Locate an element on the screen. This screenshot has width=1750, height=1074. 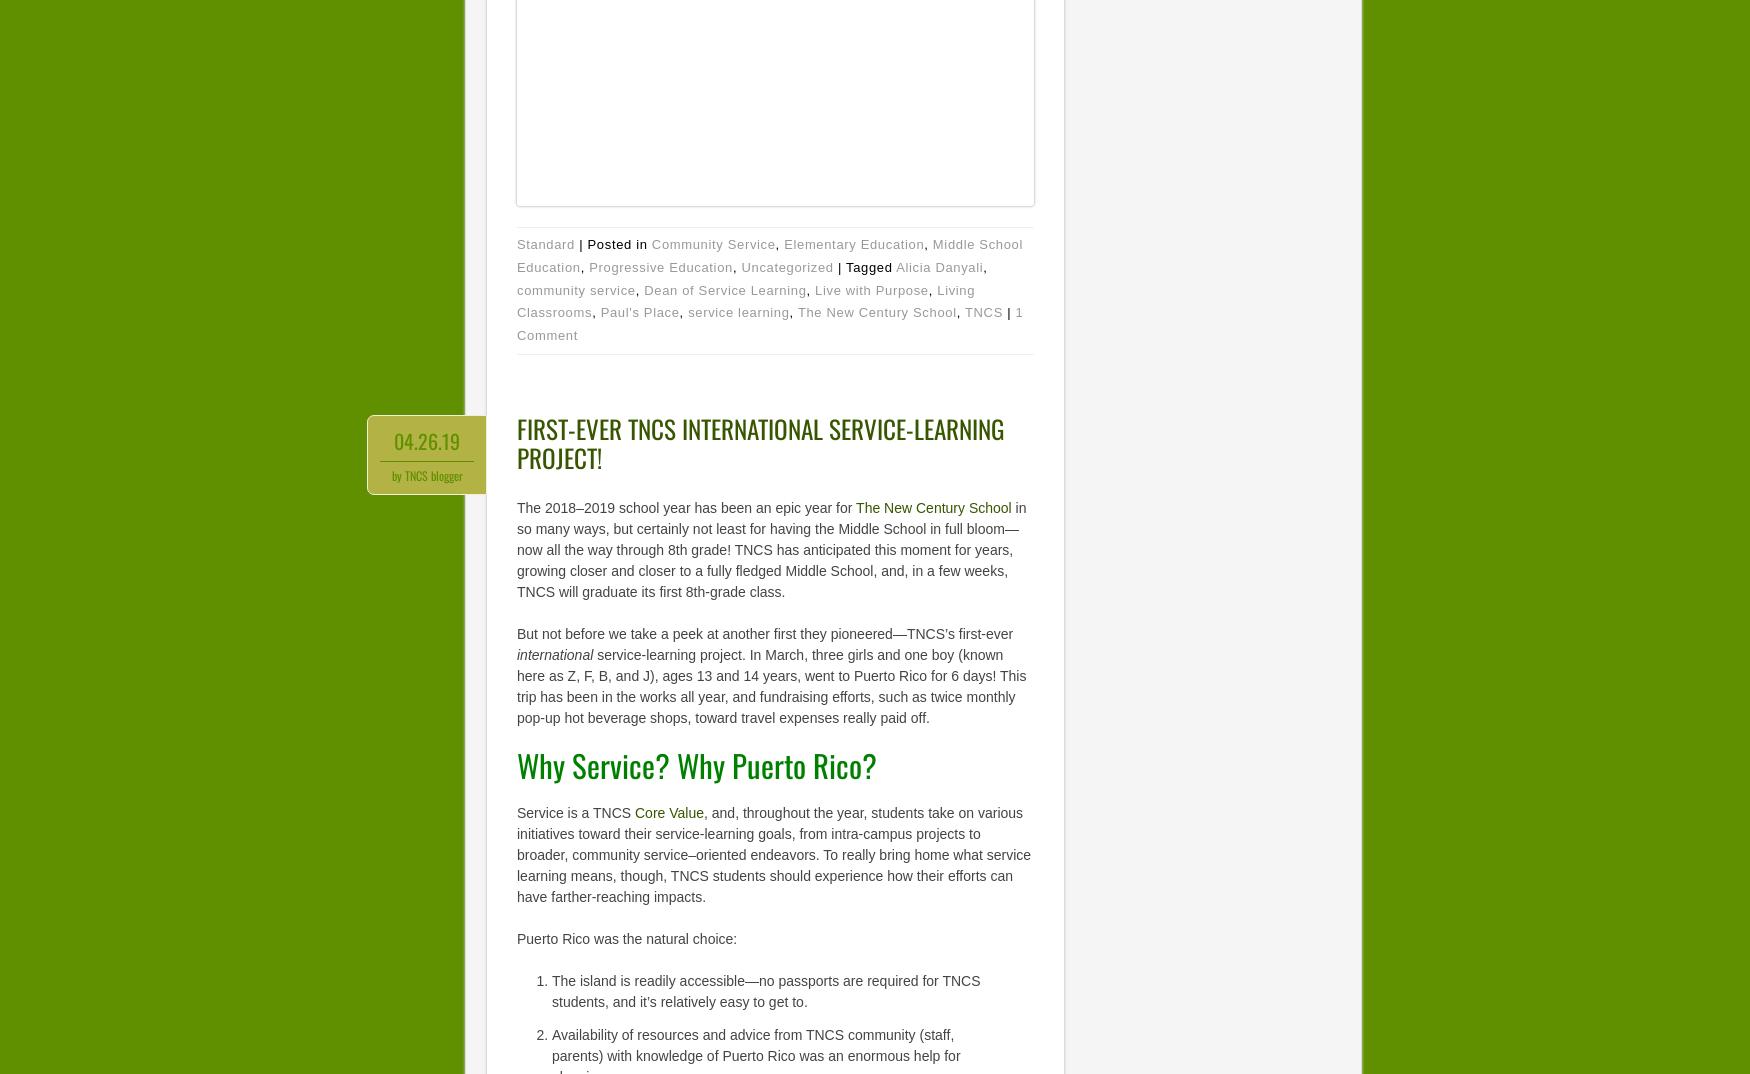
'in so many ways, but certainly not least for having the Middle School in full bloom—now all the way through 8th grade! TNCS has anticipated this moment for years, growing closer and closer to a fully fledged Middle School, and, in a few weeks, TNCS will graduate its first 8th-grade class.' is located at coordinates (770, 548).